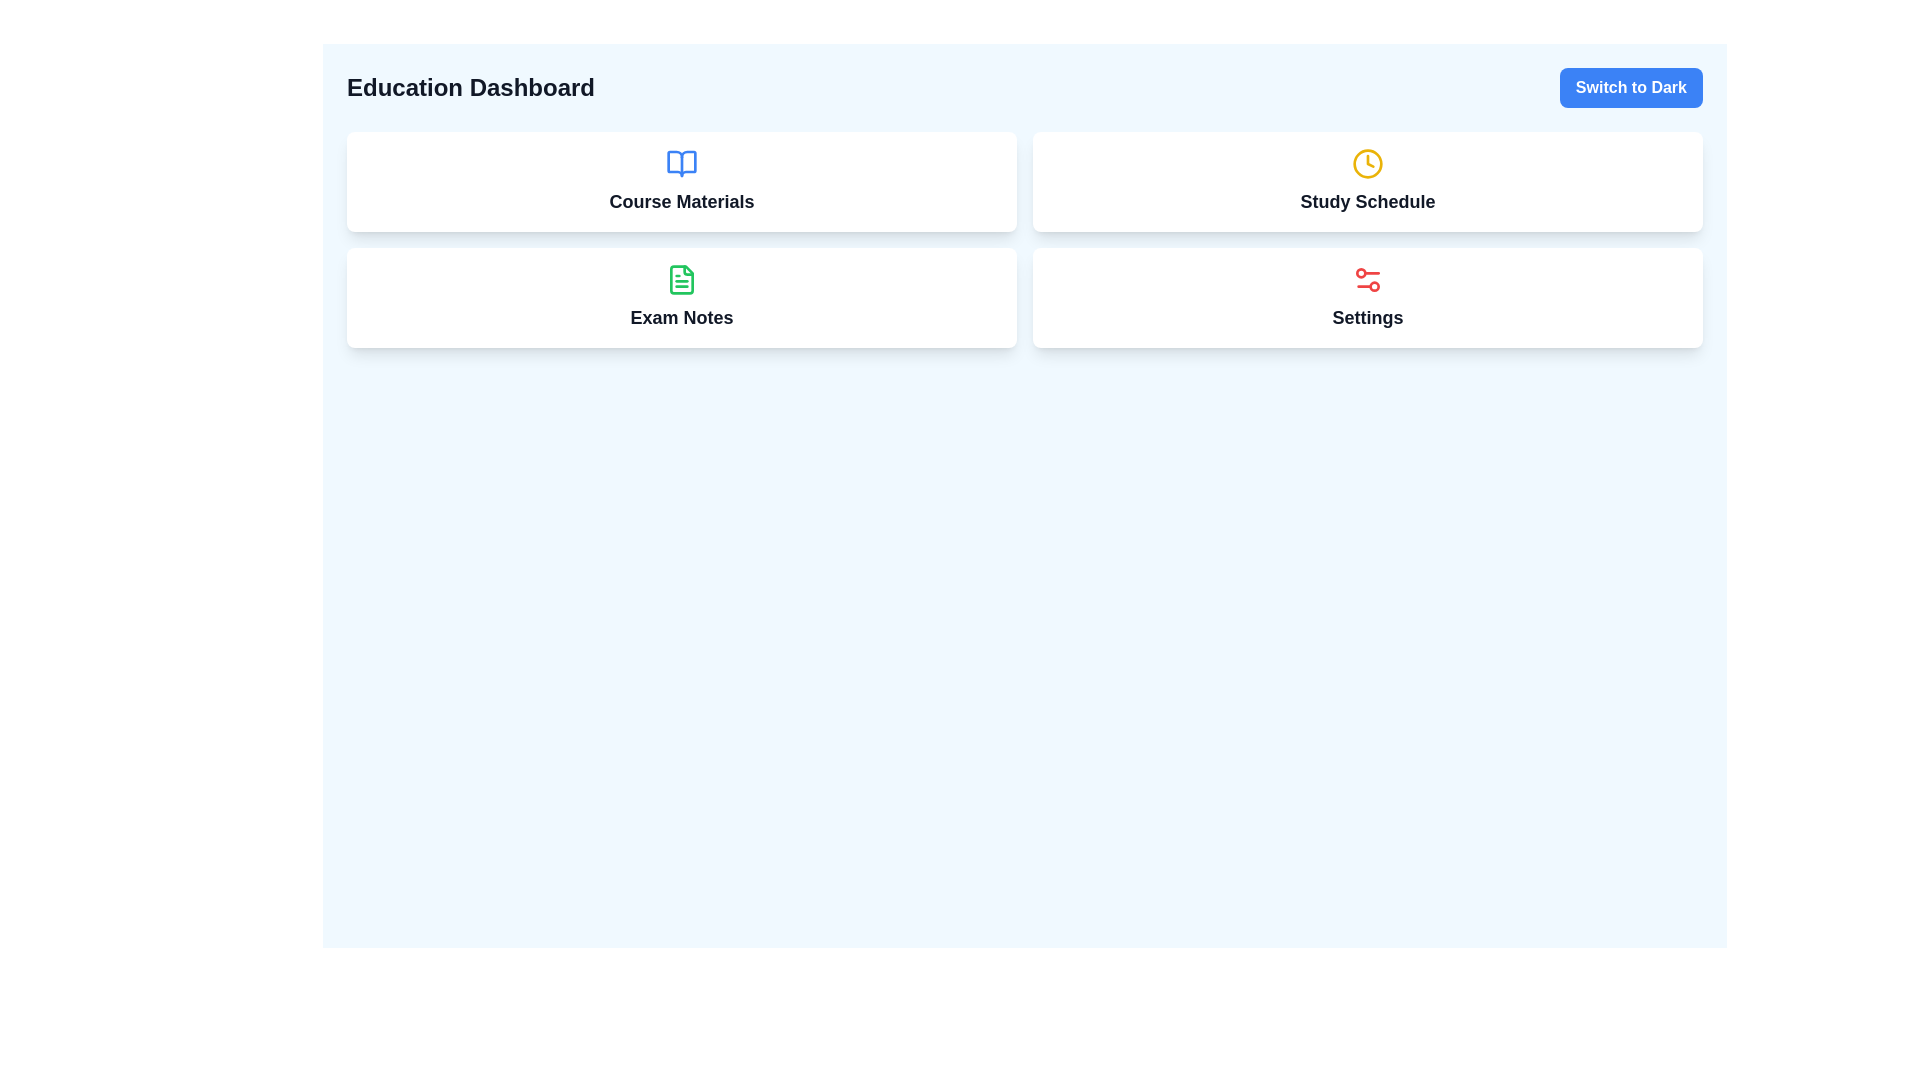 The width and height of the screenshot is (1920, 1080). I want to click on the 'Settings' icon located at the top center of the 'Settings' section panel, right below the title 'Settings', so click(1367, 280).